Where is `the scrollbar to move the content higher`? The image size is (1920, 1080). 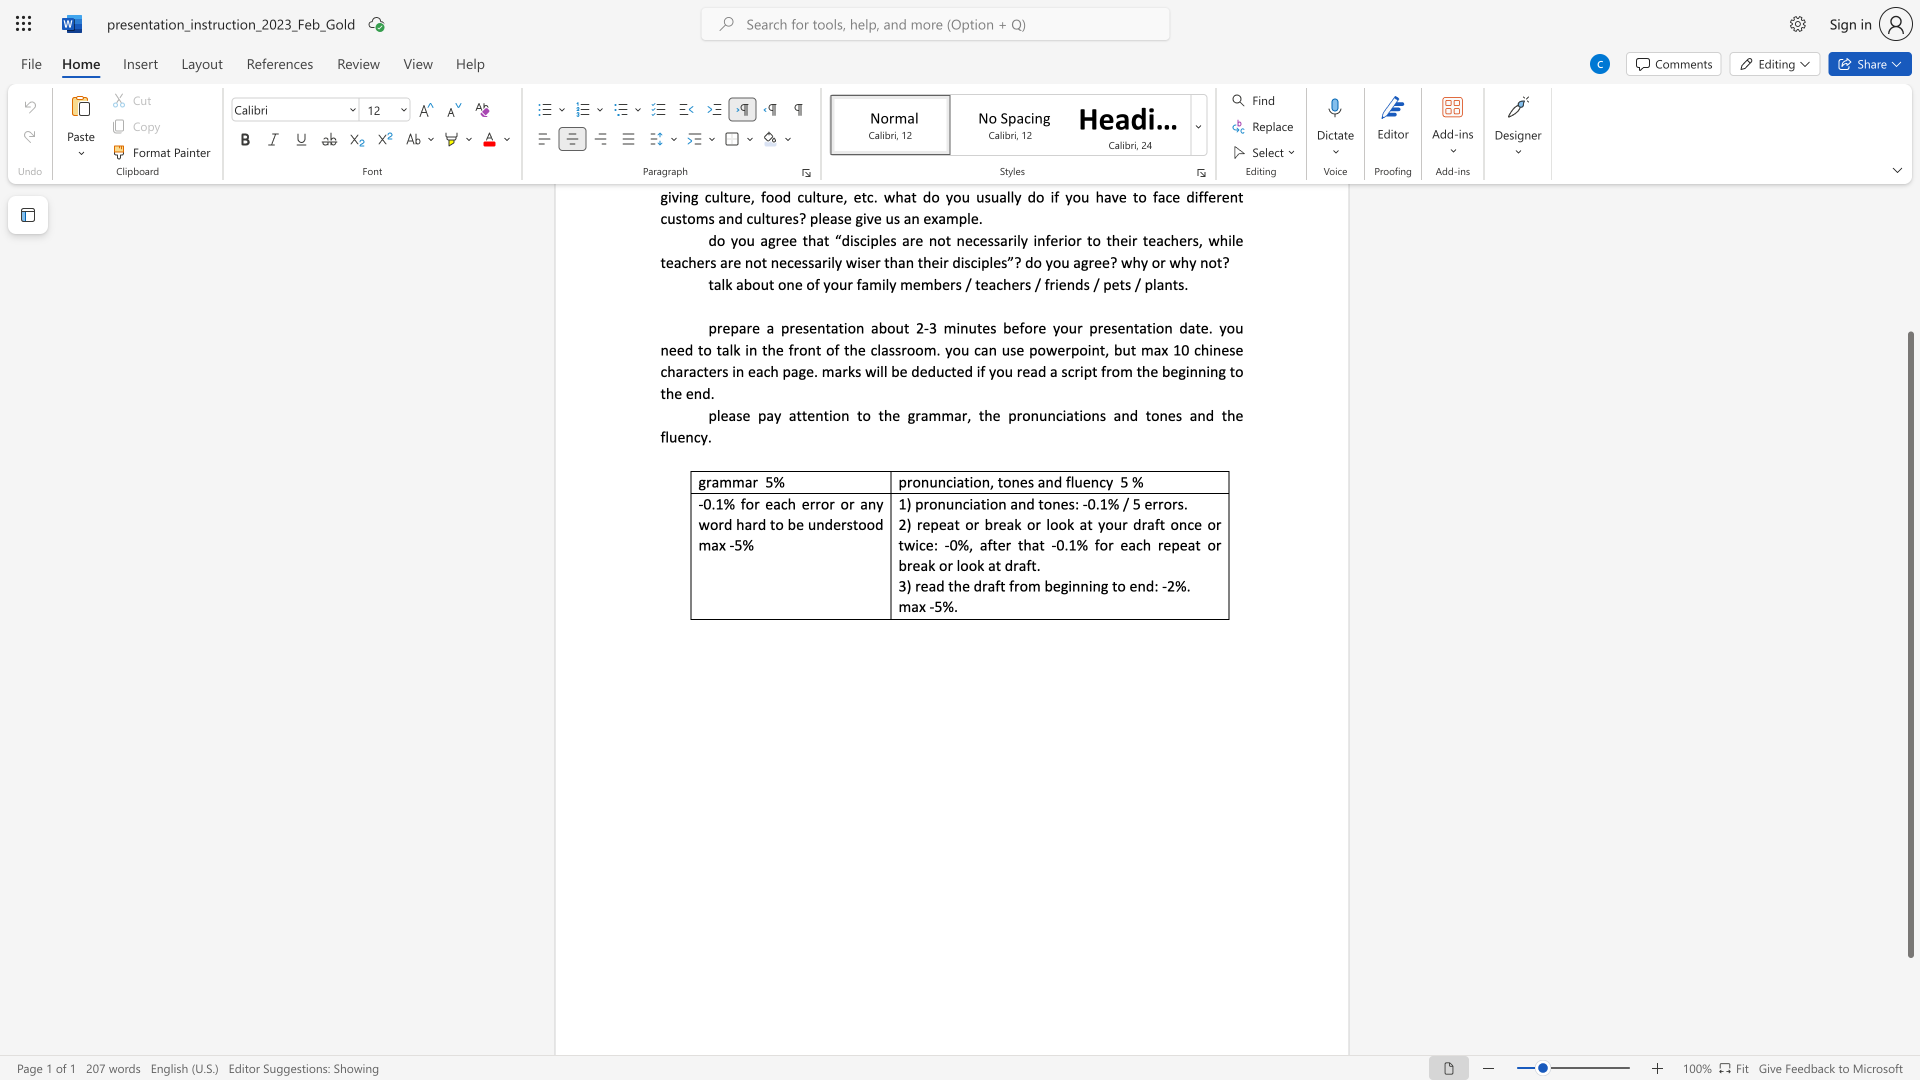 the scrollbar to move the content higher is located at coordinates (1909, 280).